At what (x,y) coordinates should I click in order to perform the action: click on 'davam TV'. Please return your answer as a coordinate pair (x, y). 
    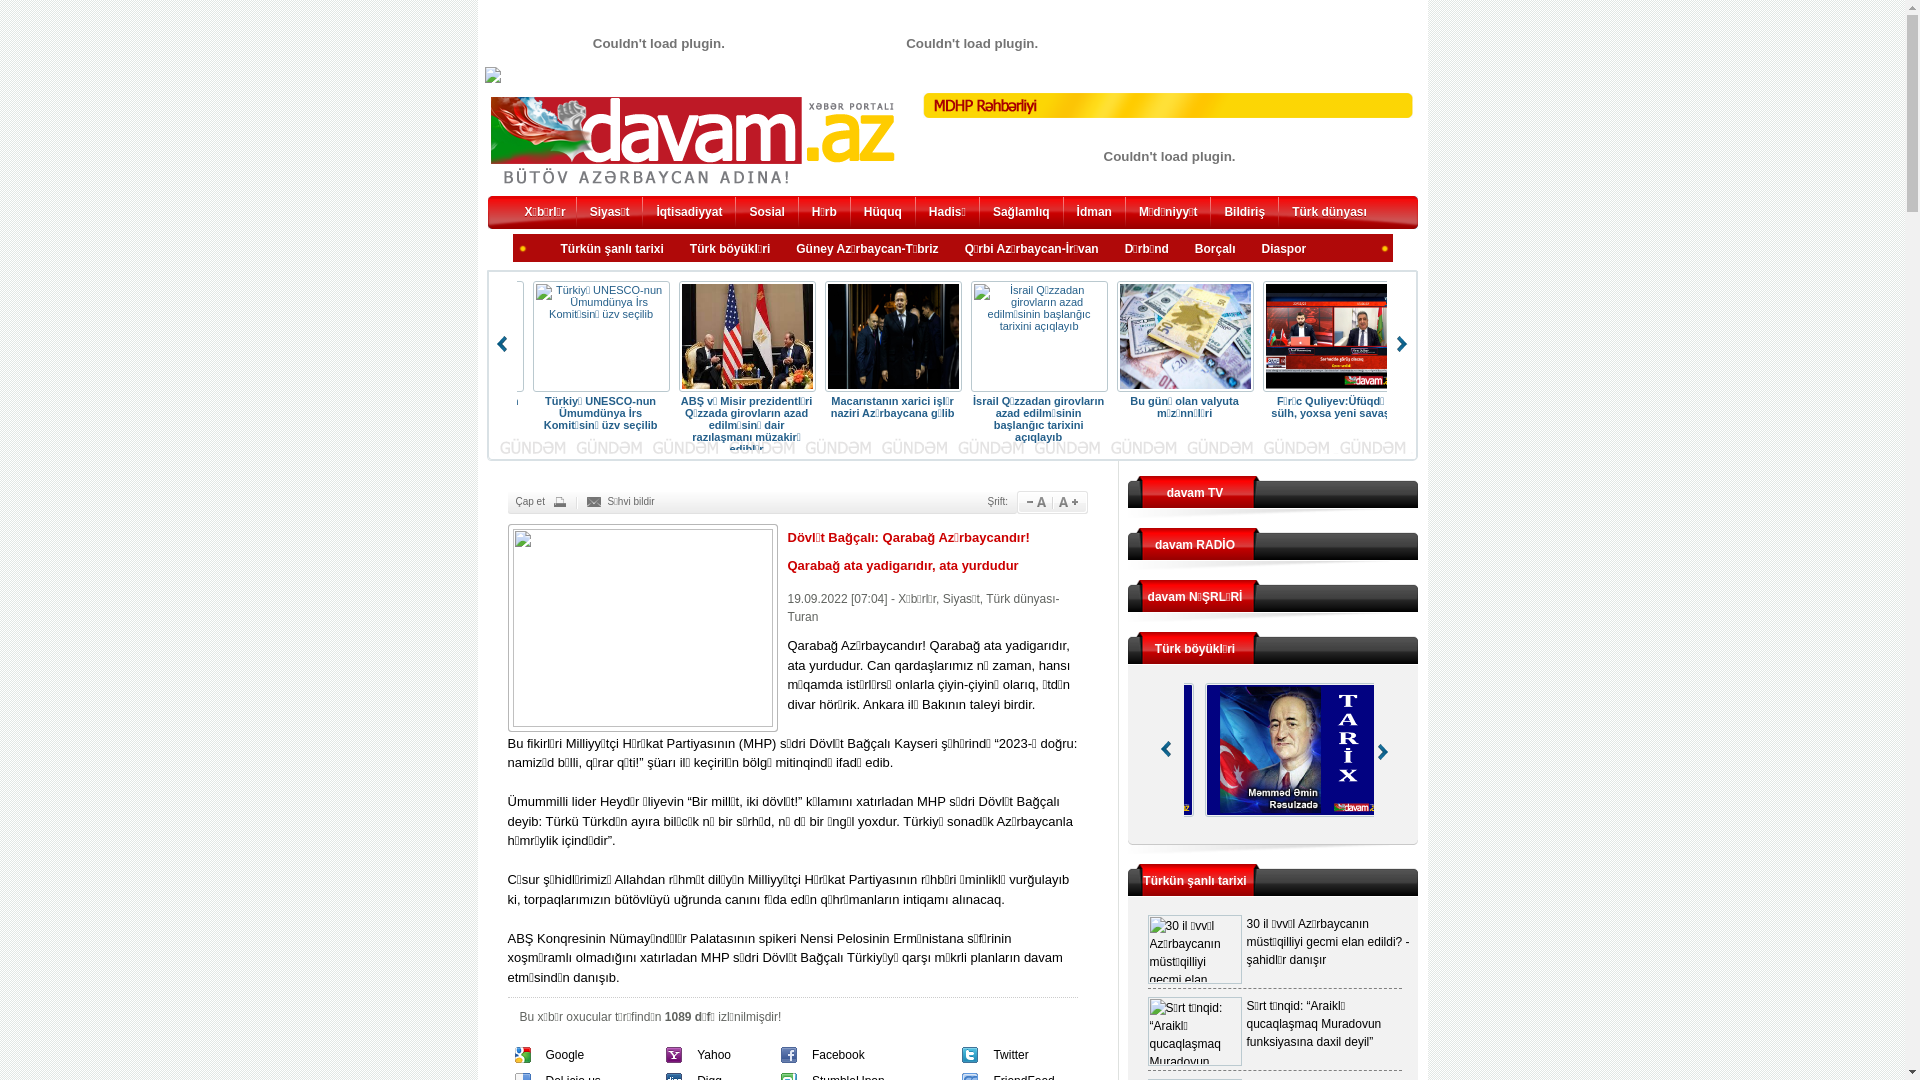
    Looking at the image, I should click on (1195, 493).